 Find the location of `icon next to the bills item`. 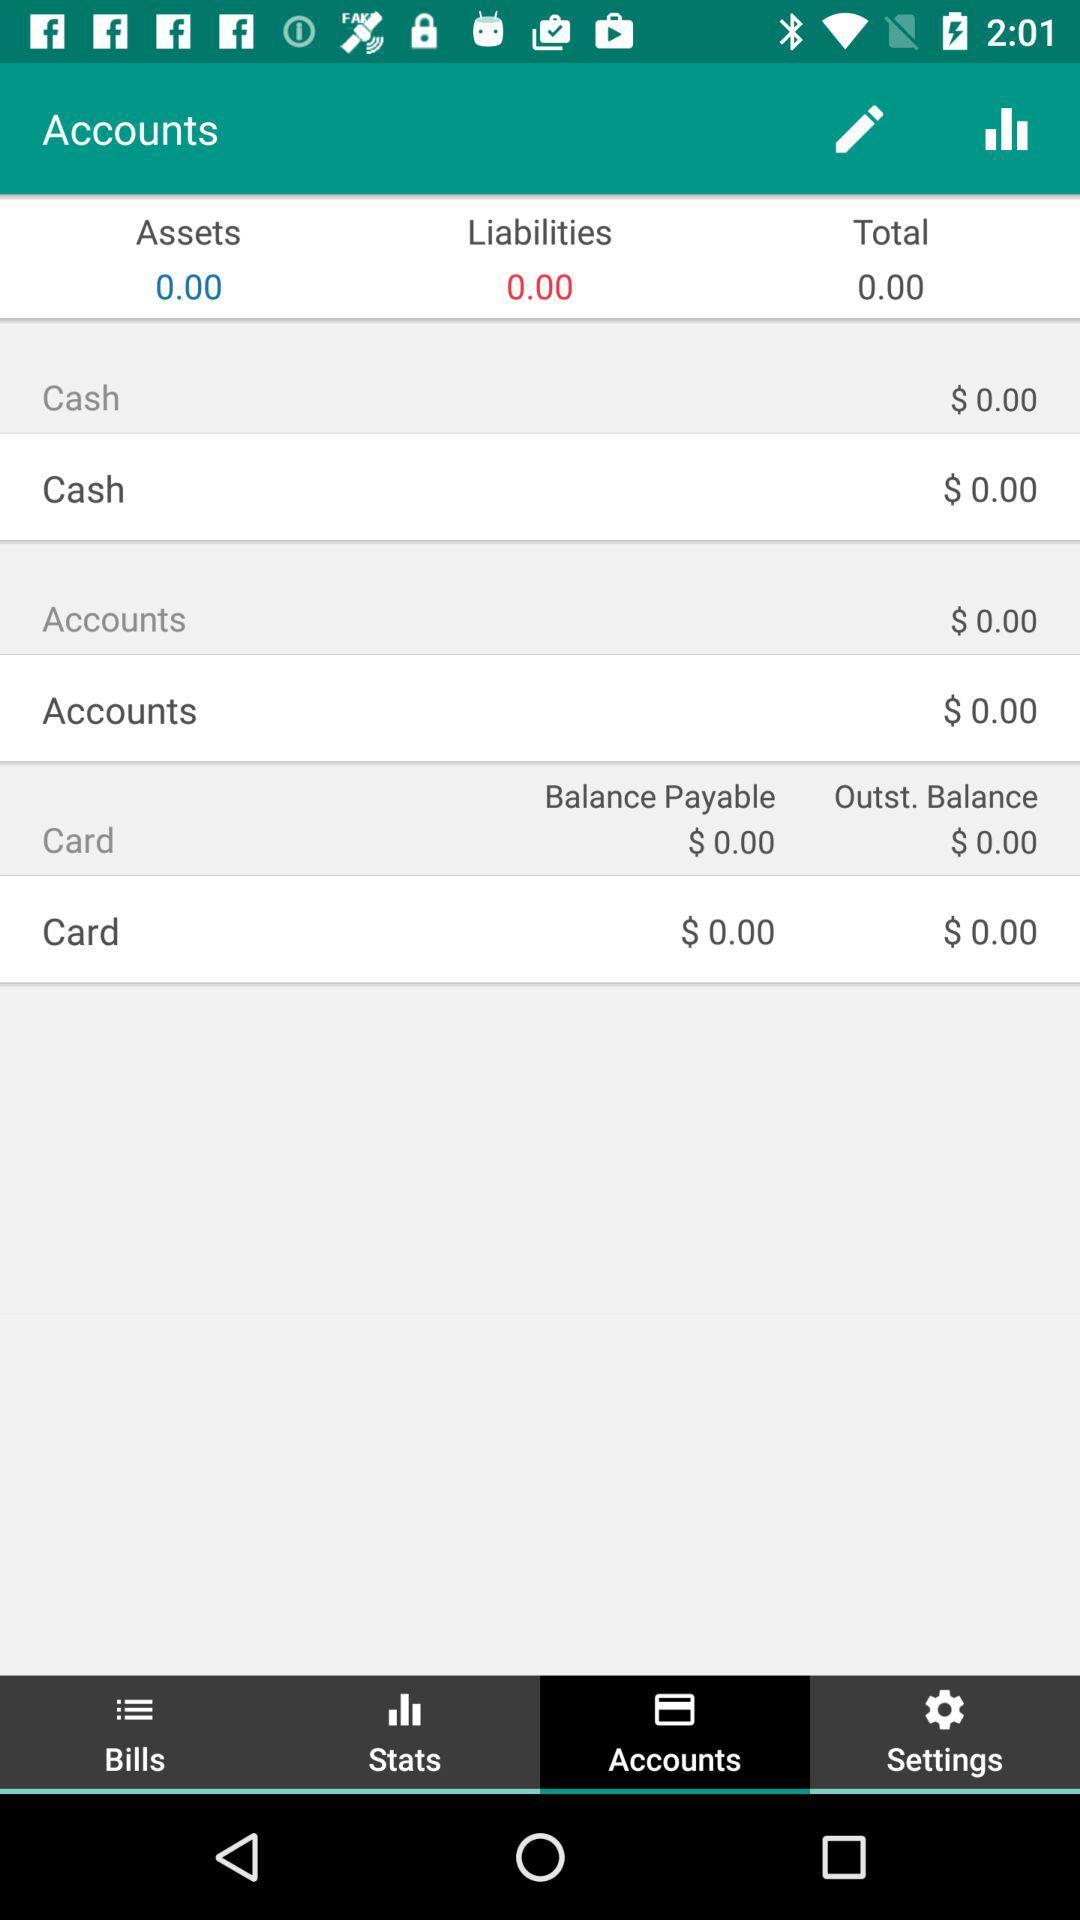

icon next to the bills item is located at coordinates (405, 1731).